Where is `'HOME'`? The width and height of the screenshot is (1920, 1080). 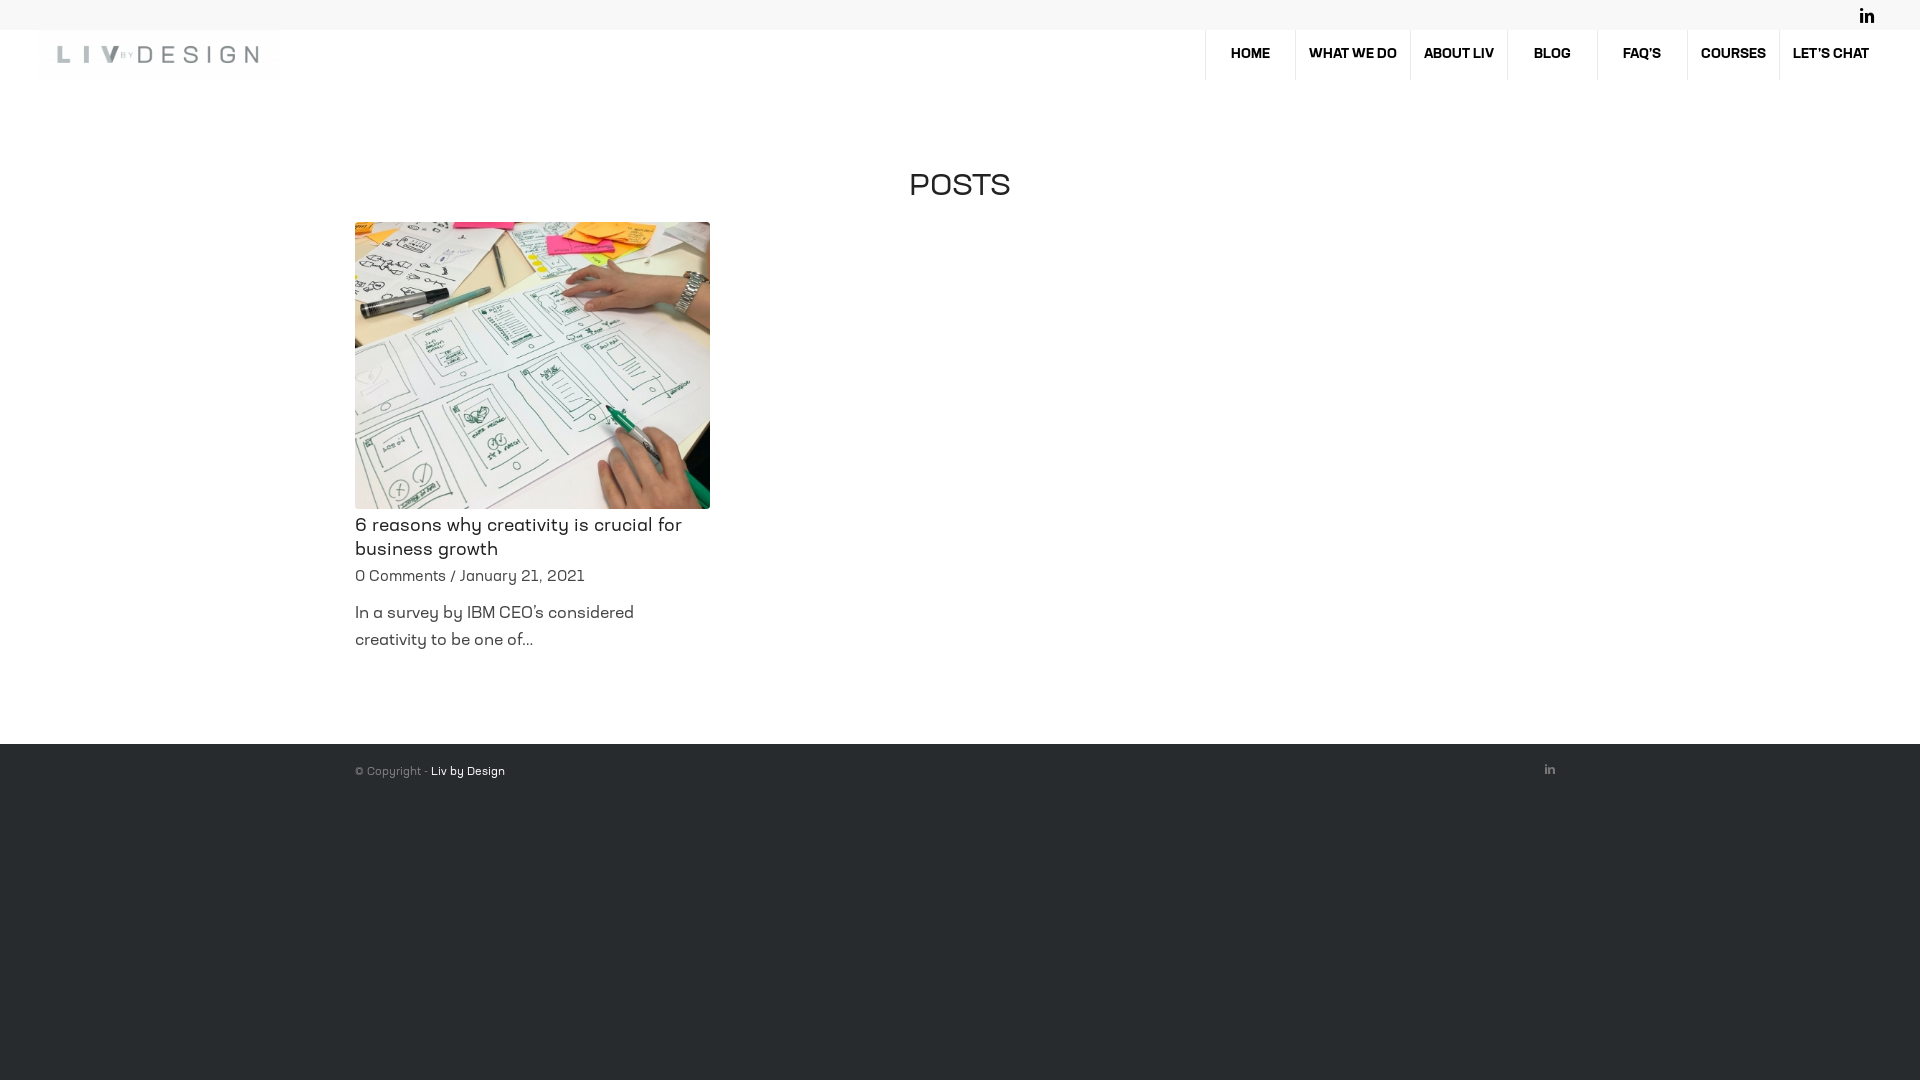
'HOME' is located at coordinates (1203, 53).